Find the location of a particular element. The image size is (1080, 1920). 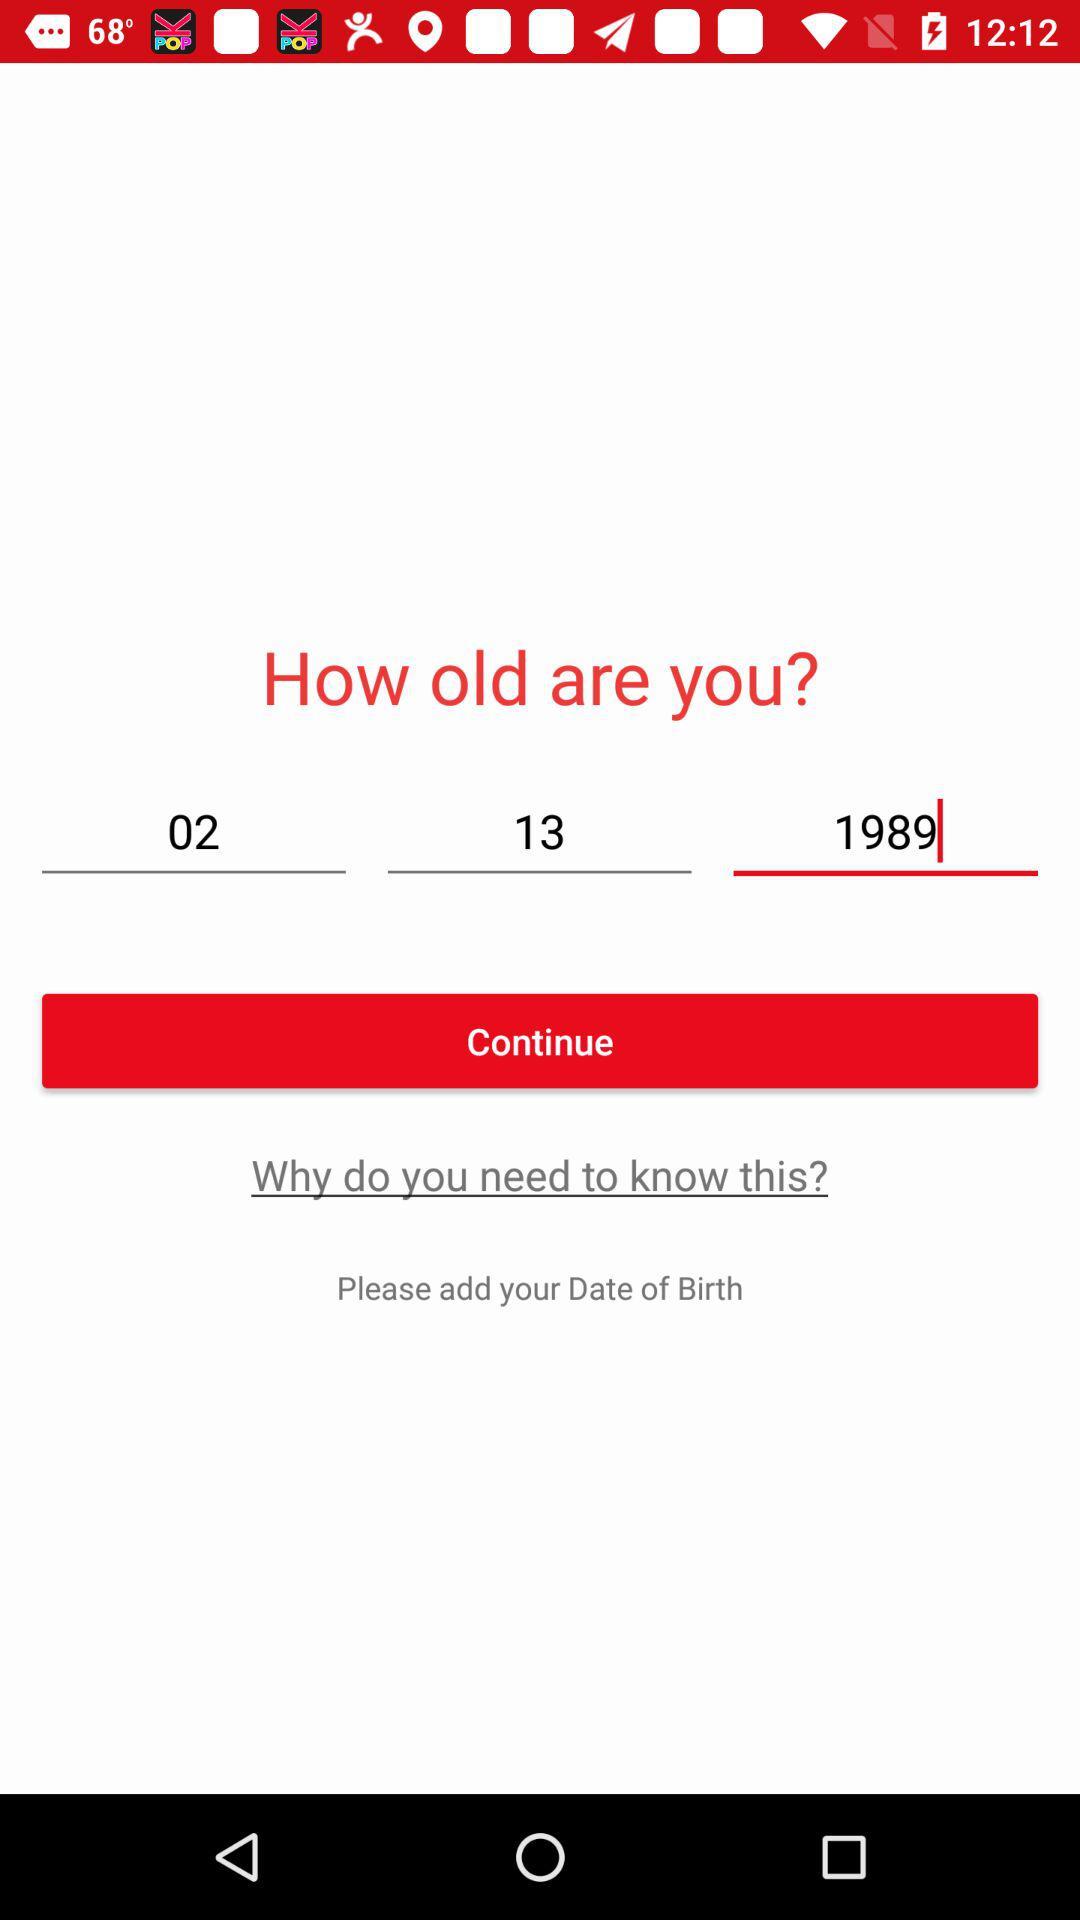

1989 icon is located at coordinates (884, 830).